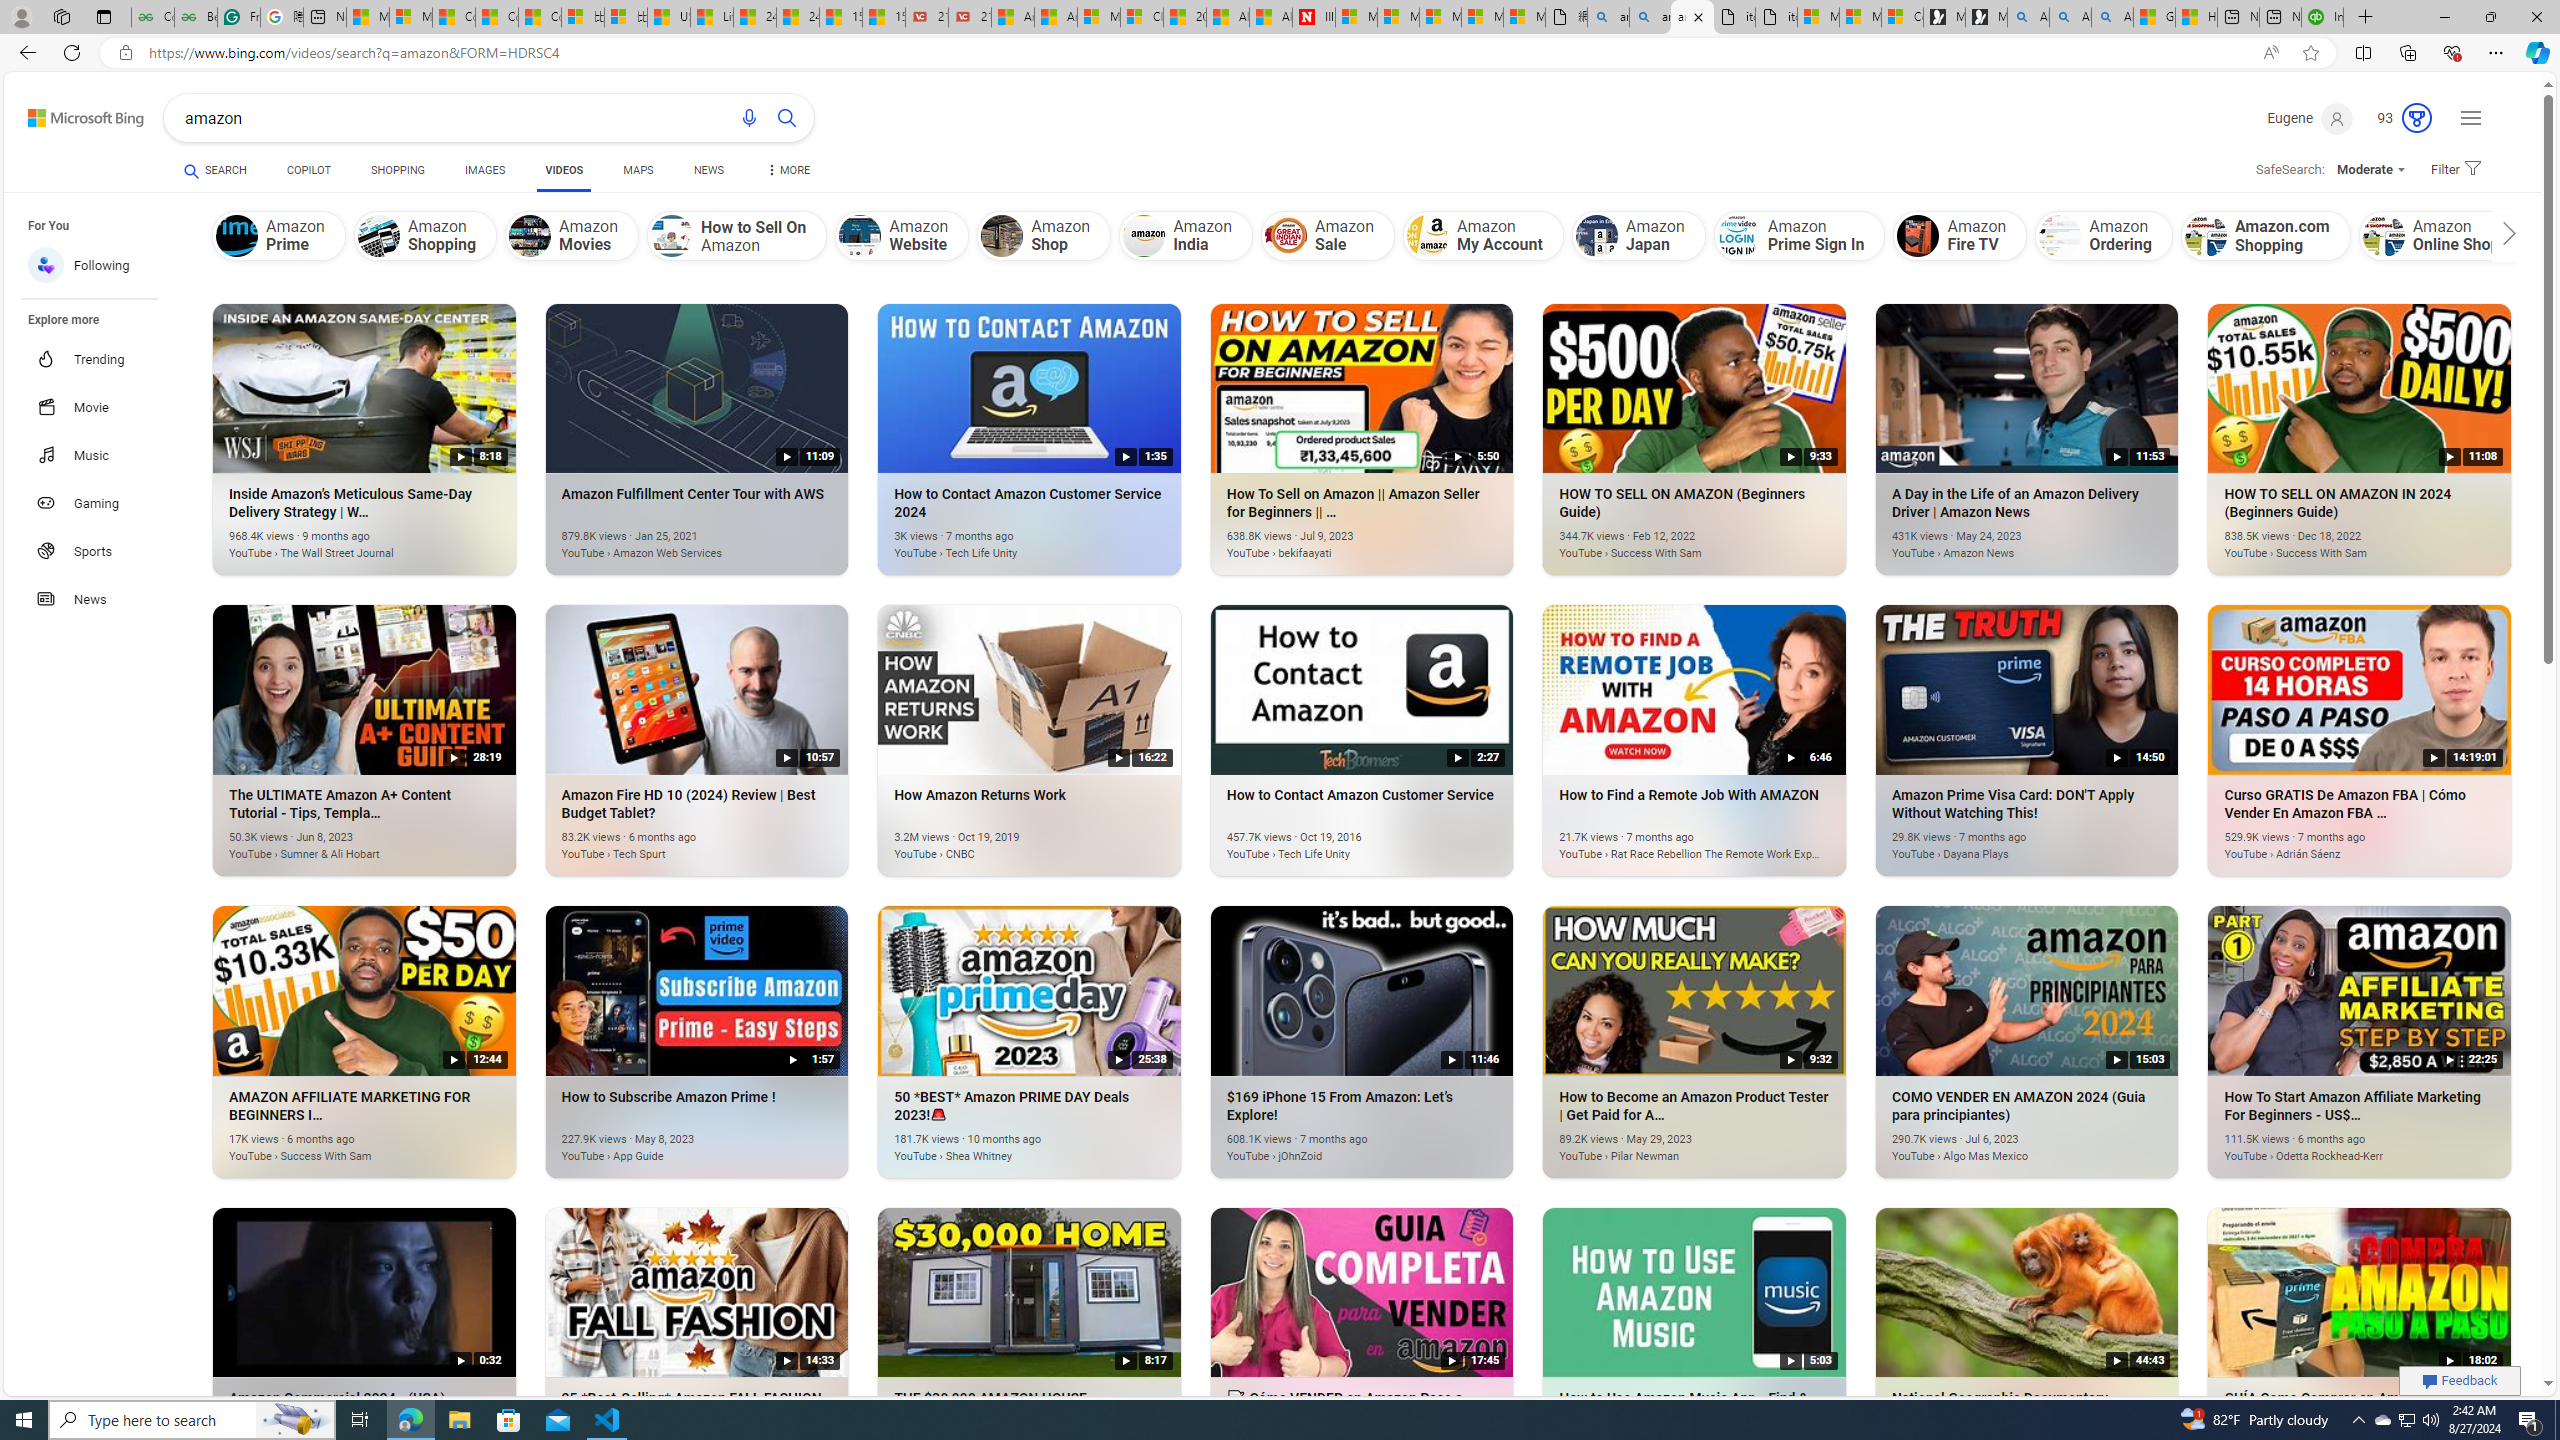 The width and height of the screenshot is (2560, 1440). Describe the element at coordinates (98, 453) in the screenshot. I see `'Music'` at that location.